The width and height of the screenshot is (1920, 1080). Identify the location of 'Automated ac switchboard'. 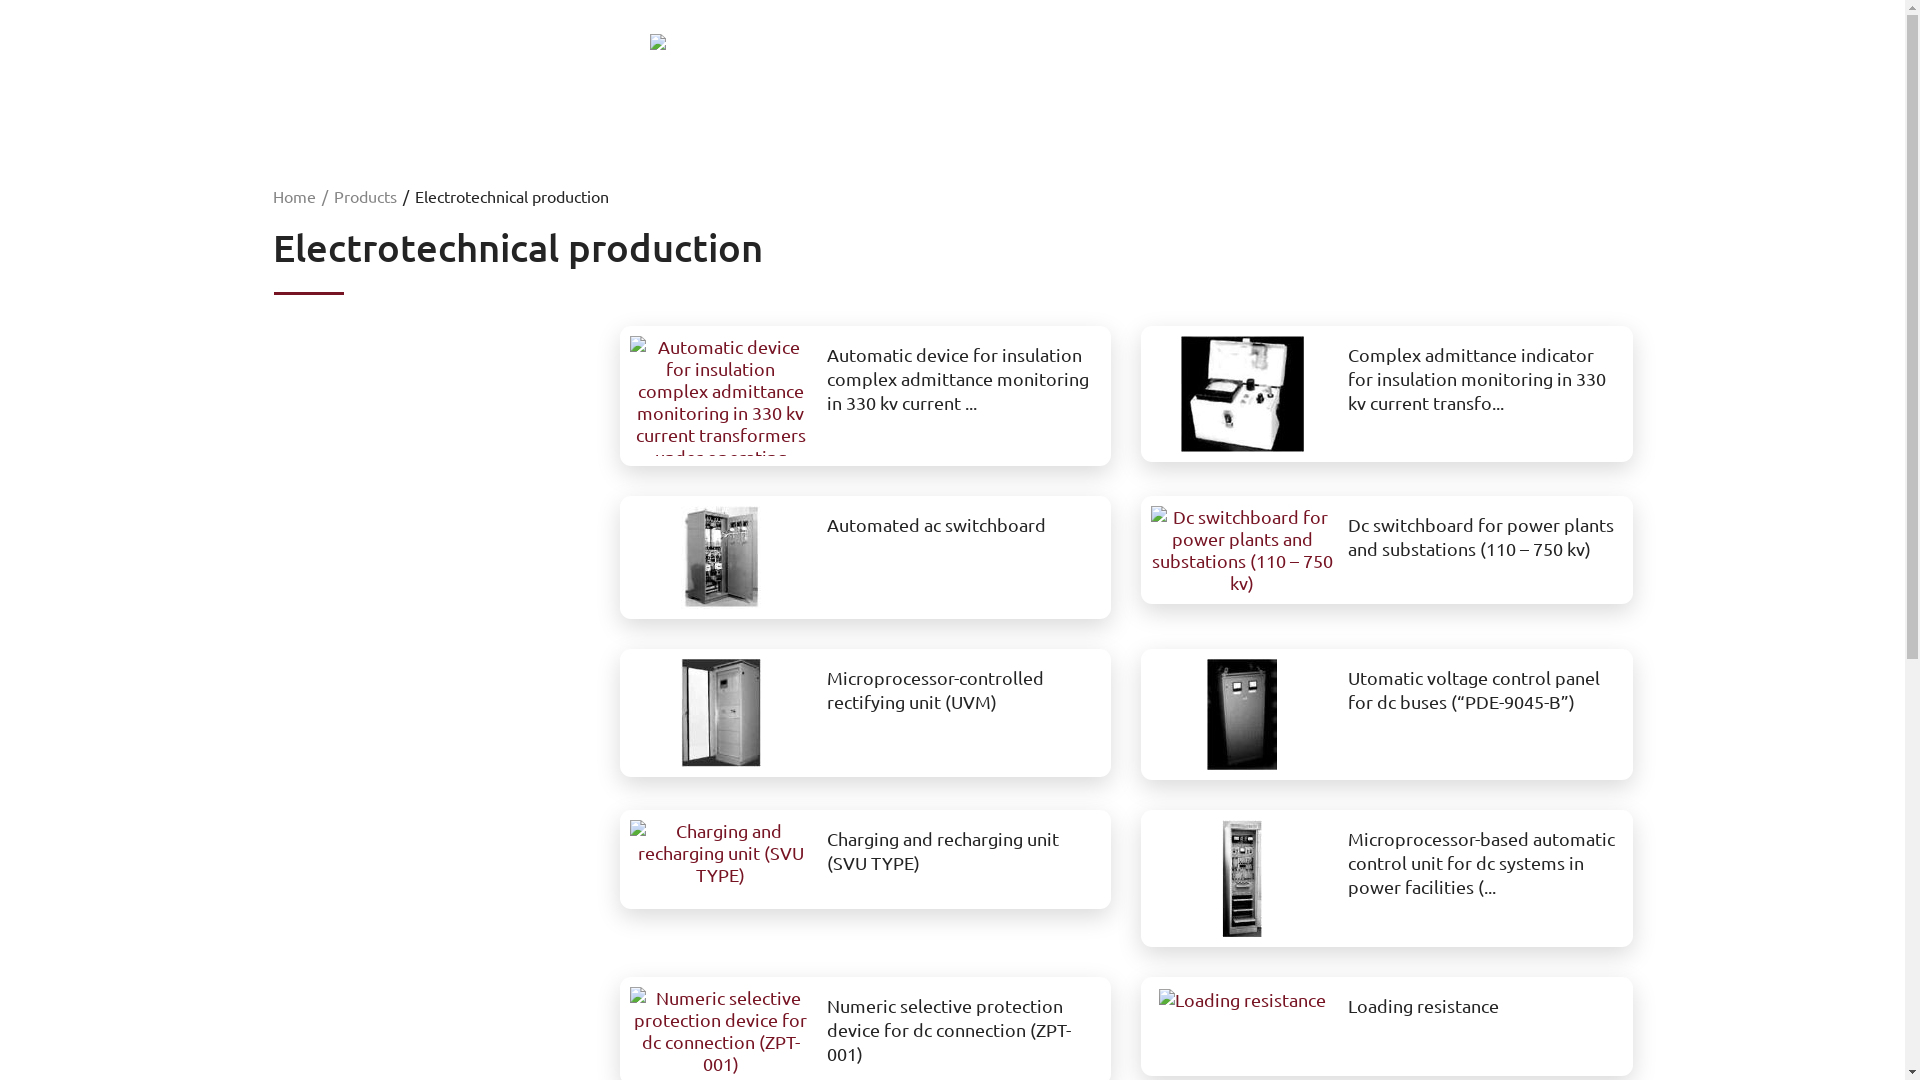
(720, 557).